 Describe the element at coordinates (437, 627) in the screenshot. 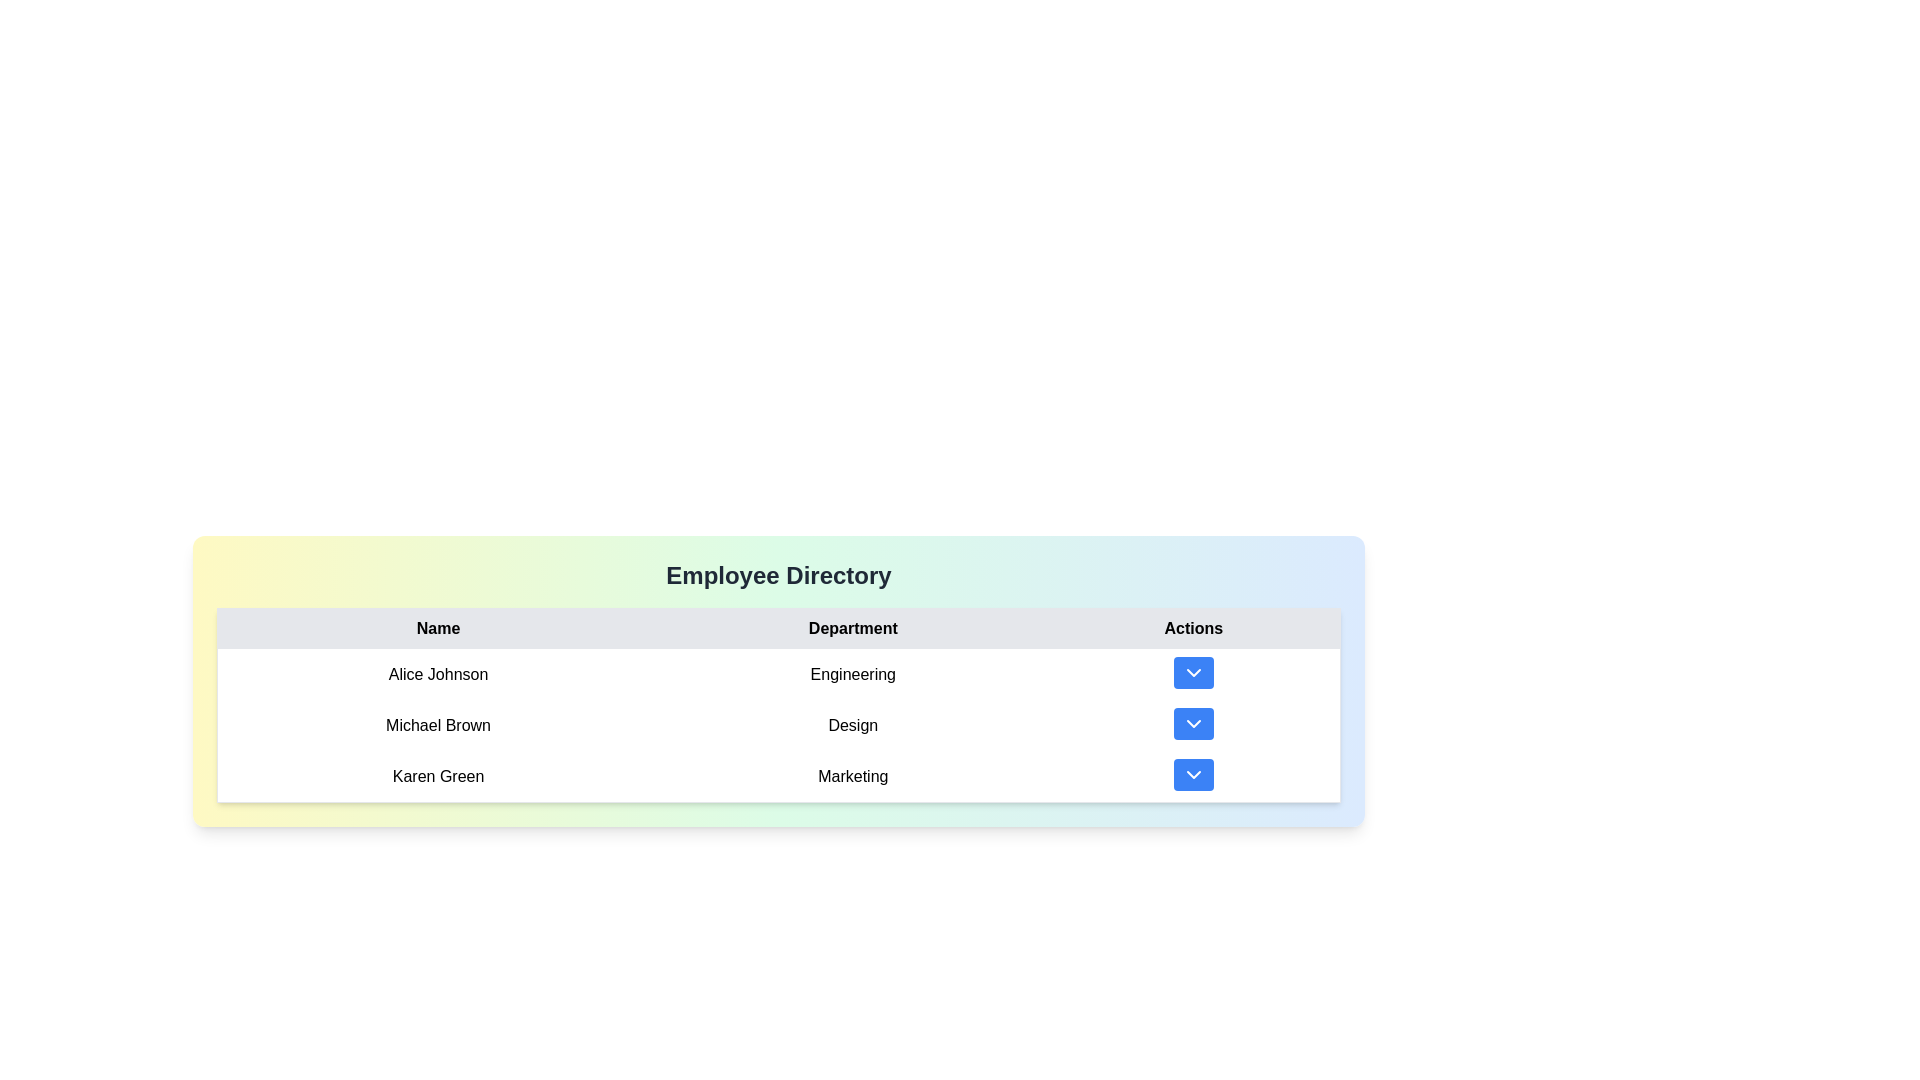

I see `the Text Label that serves as the label for the first column of the data table, located on the left side of the header row` at that location.